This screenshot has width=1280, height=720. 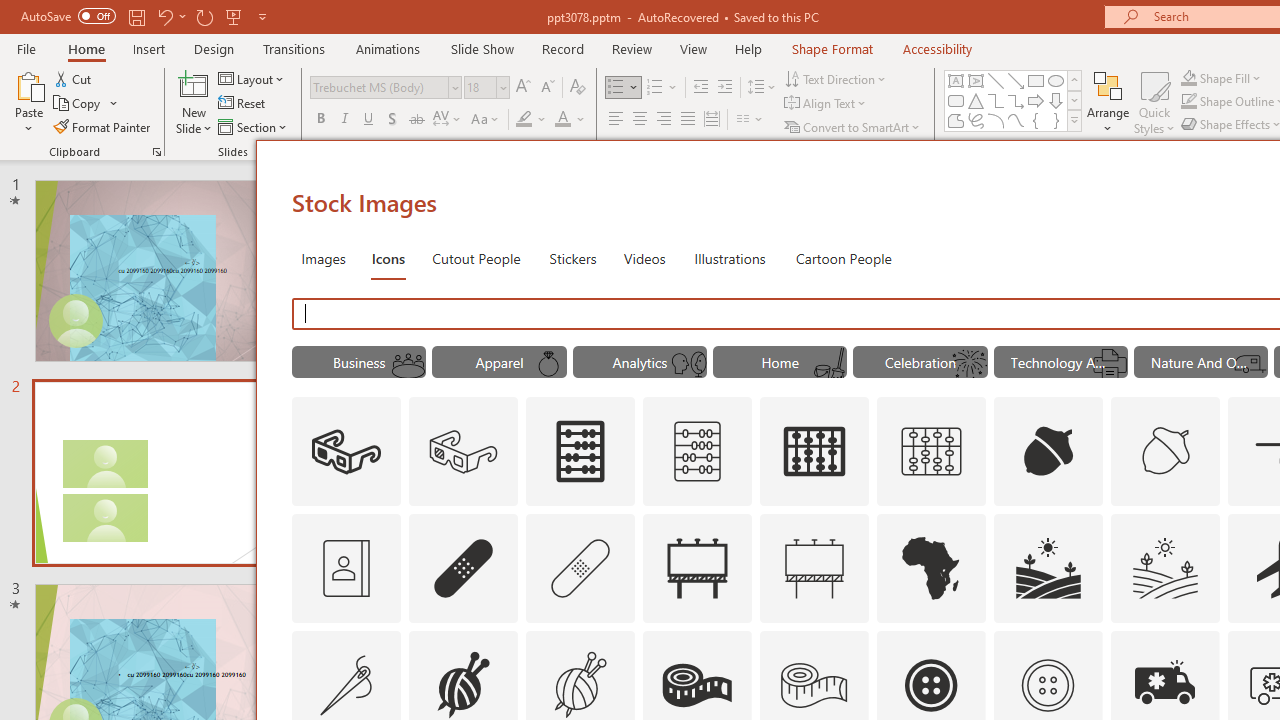 What do you see at coordinates (700, 86) in the screenshot?
I see `'Decrease Indent'` at bounding box center [700, 86].